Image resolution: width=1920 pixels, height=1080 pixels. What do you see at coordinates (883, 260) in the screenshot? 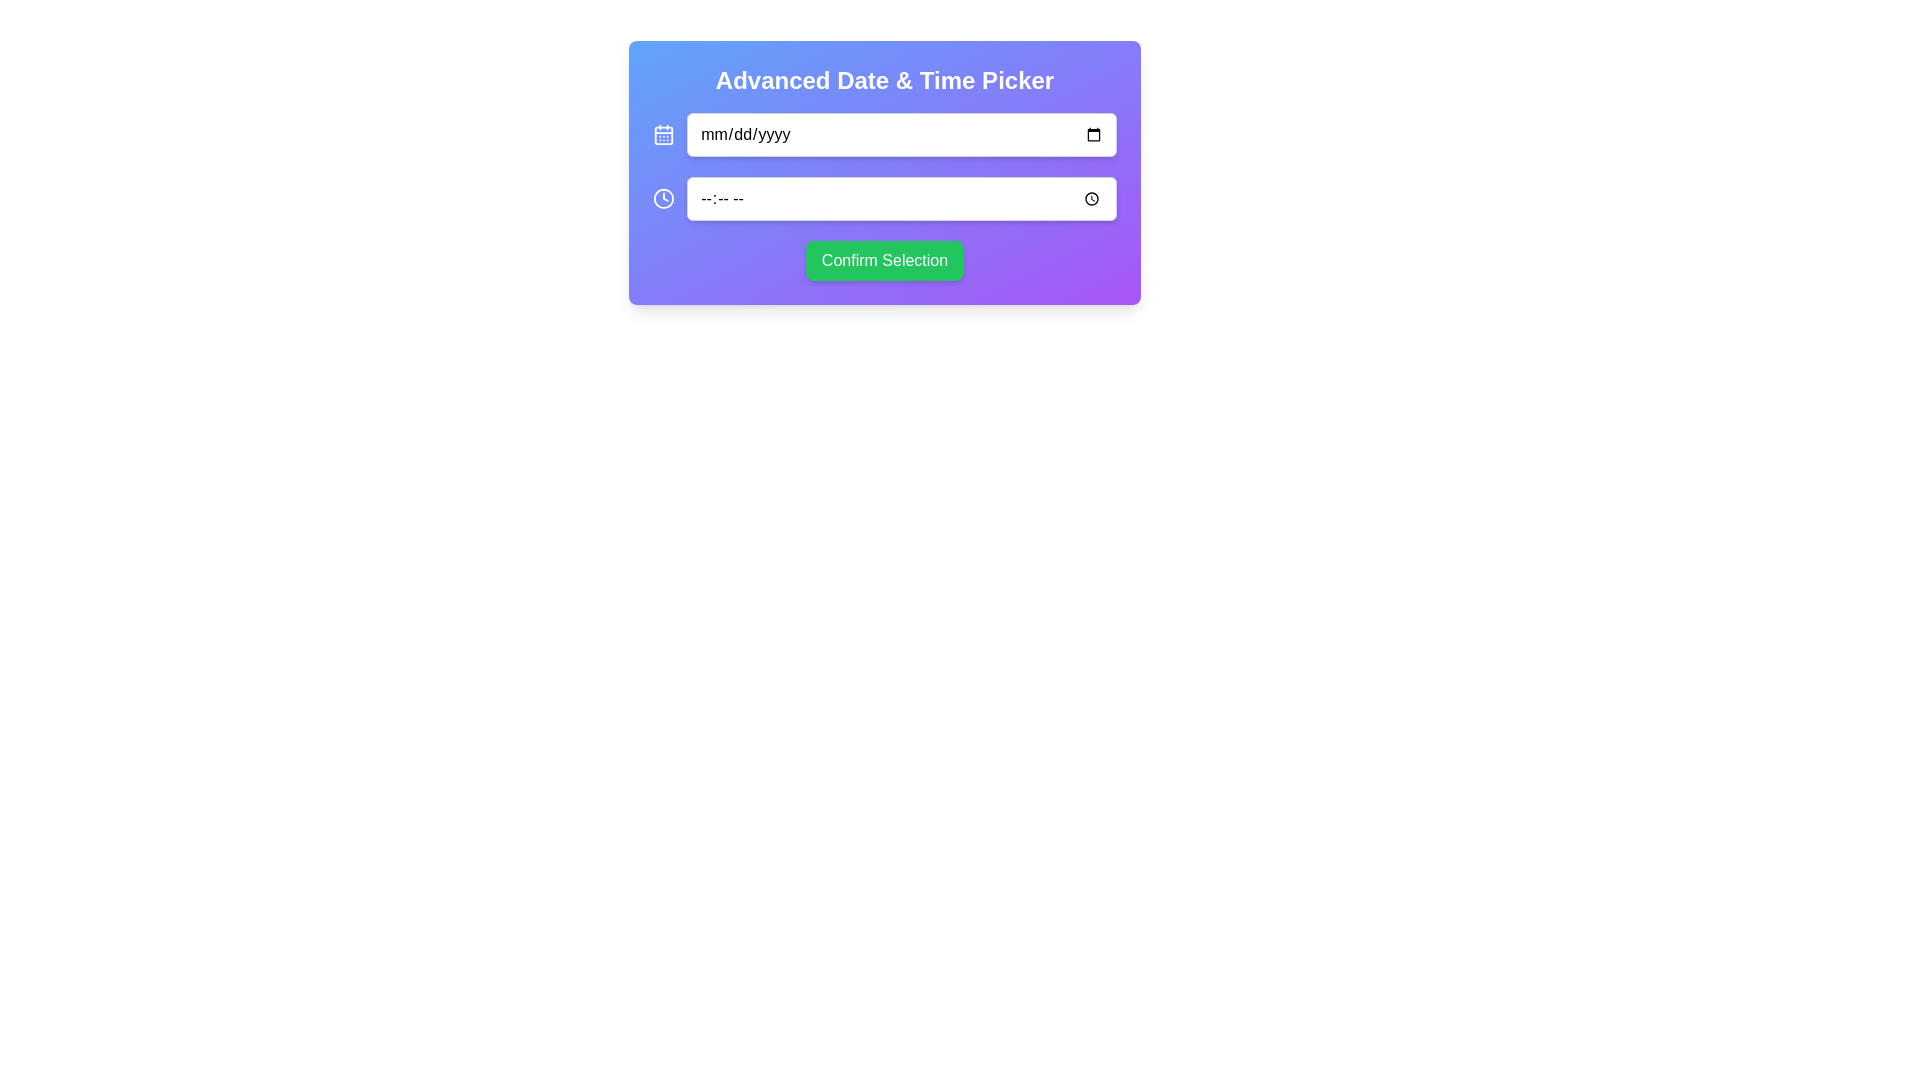
I see `the green rectangular button with rounded corners labeled 'Confirm Selection' located at the bottom of the 'Advanced Date & Time Picker' form` at bounding box center [883, 260].